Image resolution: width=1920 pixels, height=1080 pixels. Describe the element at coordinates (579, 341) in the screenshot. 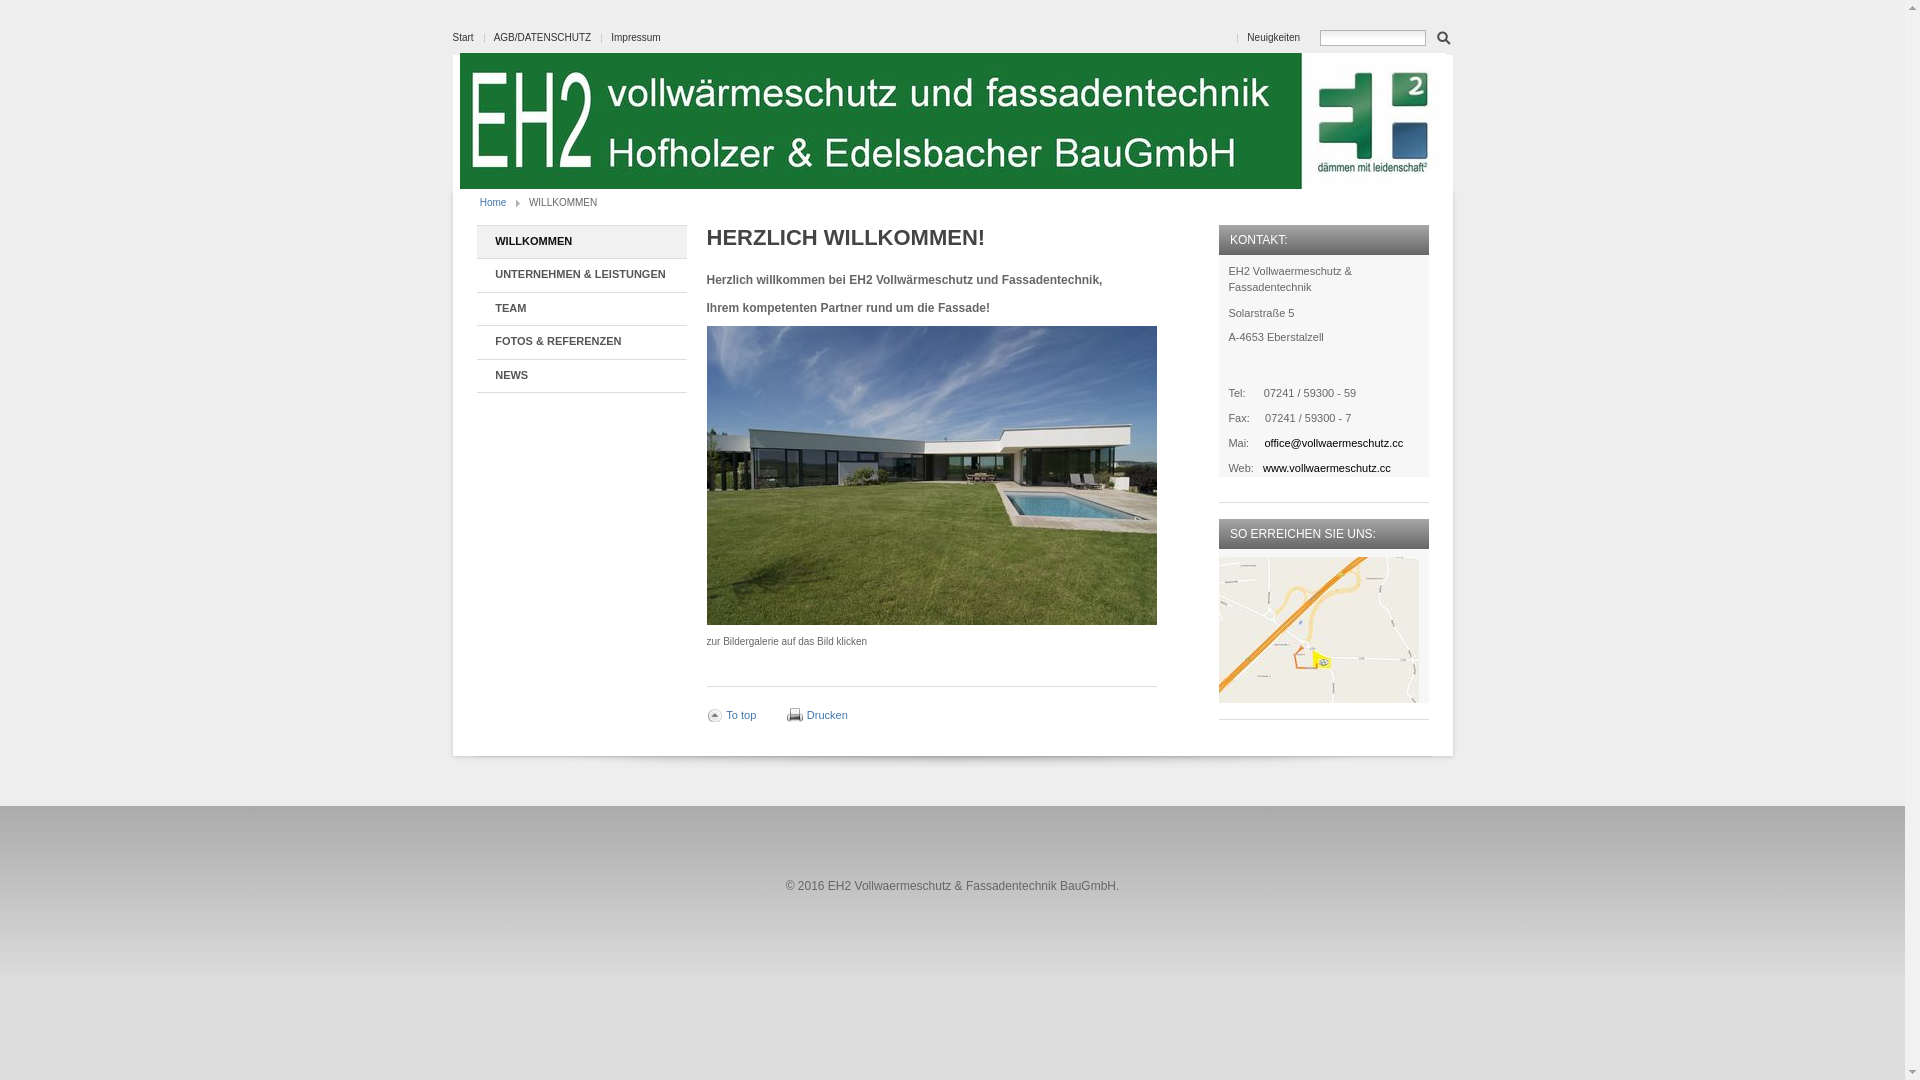

I see `'FOTOS & REFERENZEN'` at that location.